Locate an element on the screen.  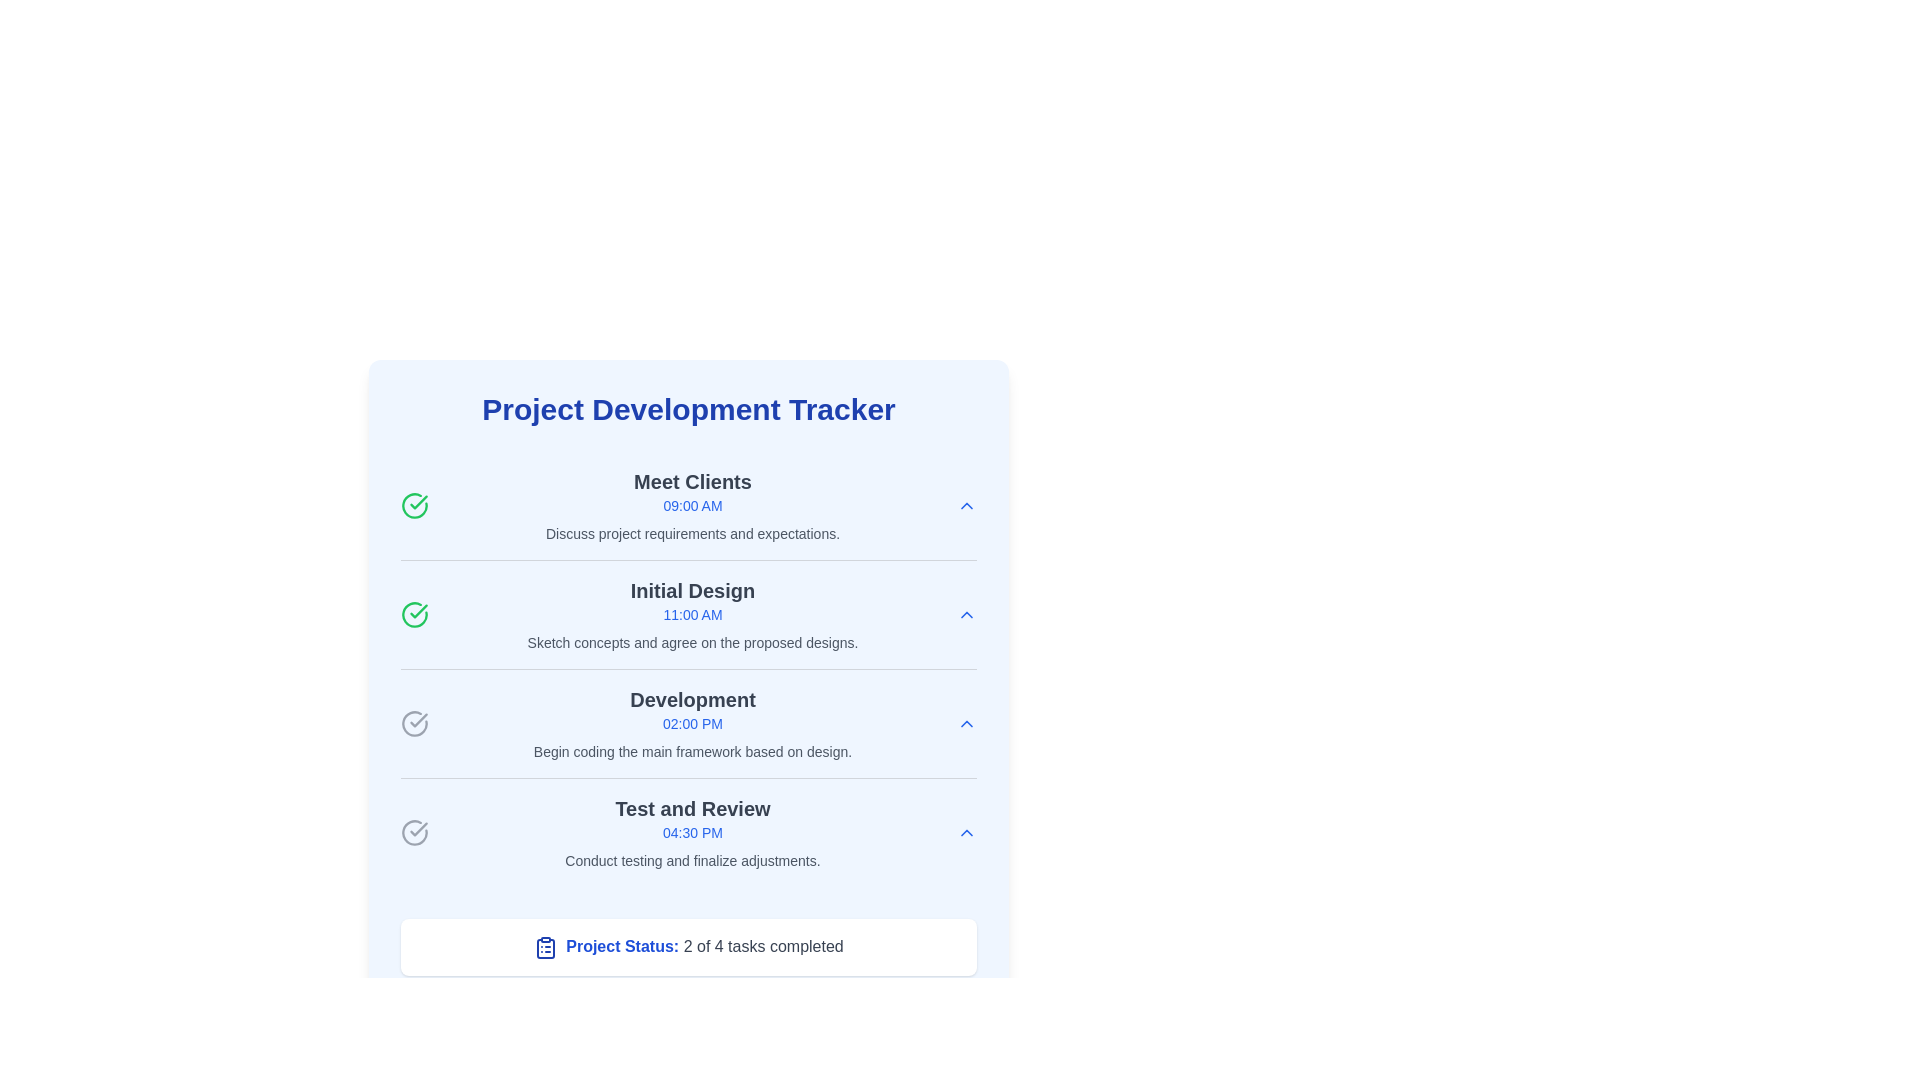
the upward-pointing blue chevron icon button located to the right of the time label '02:00 PM' within the 'Development' section is located at coordinates (966, 724).